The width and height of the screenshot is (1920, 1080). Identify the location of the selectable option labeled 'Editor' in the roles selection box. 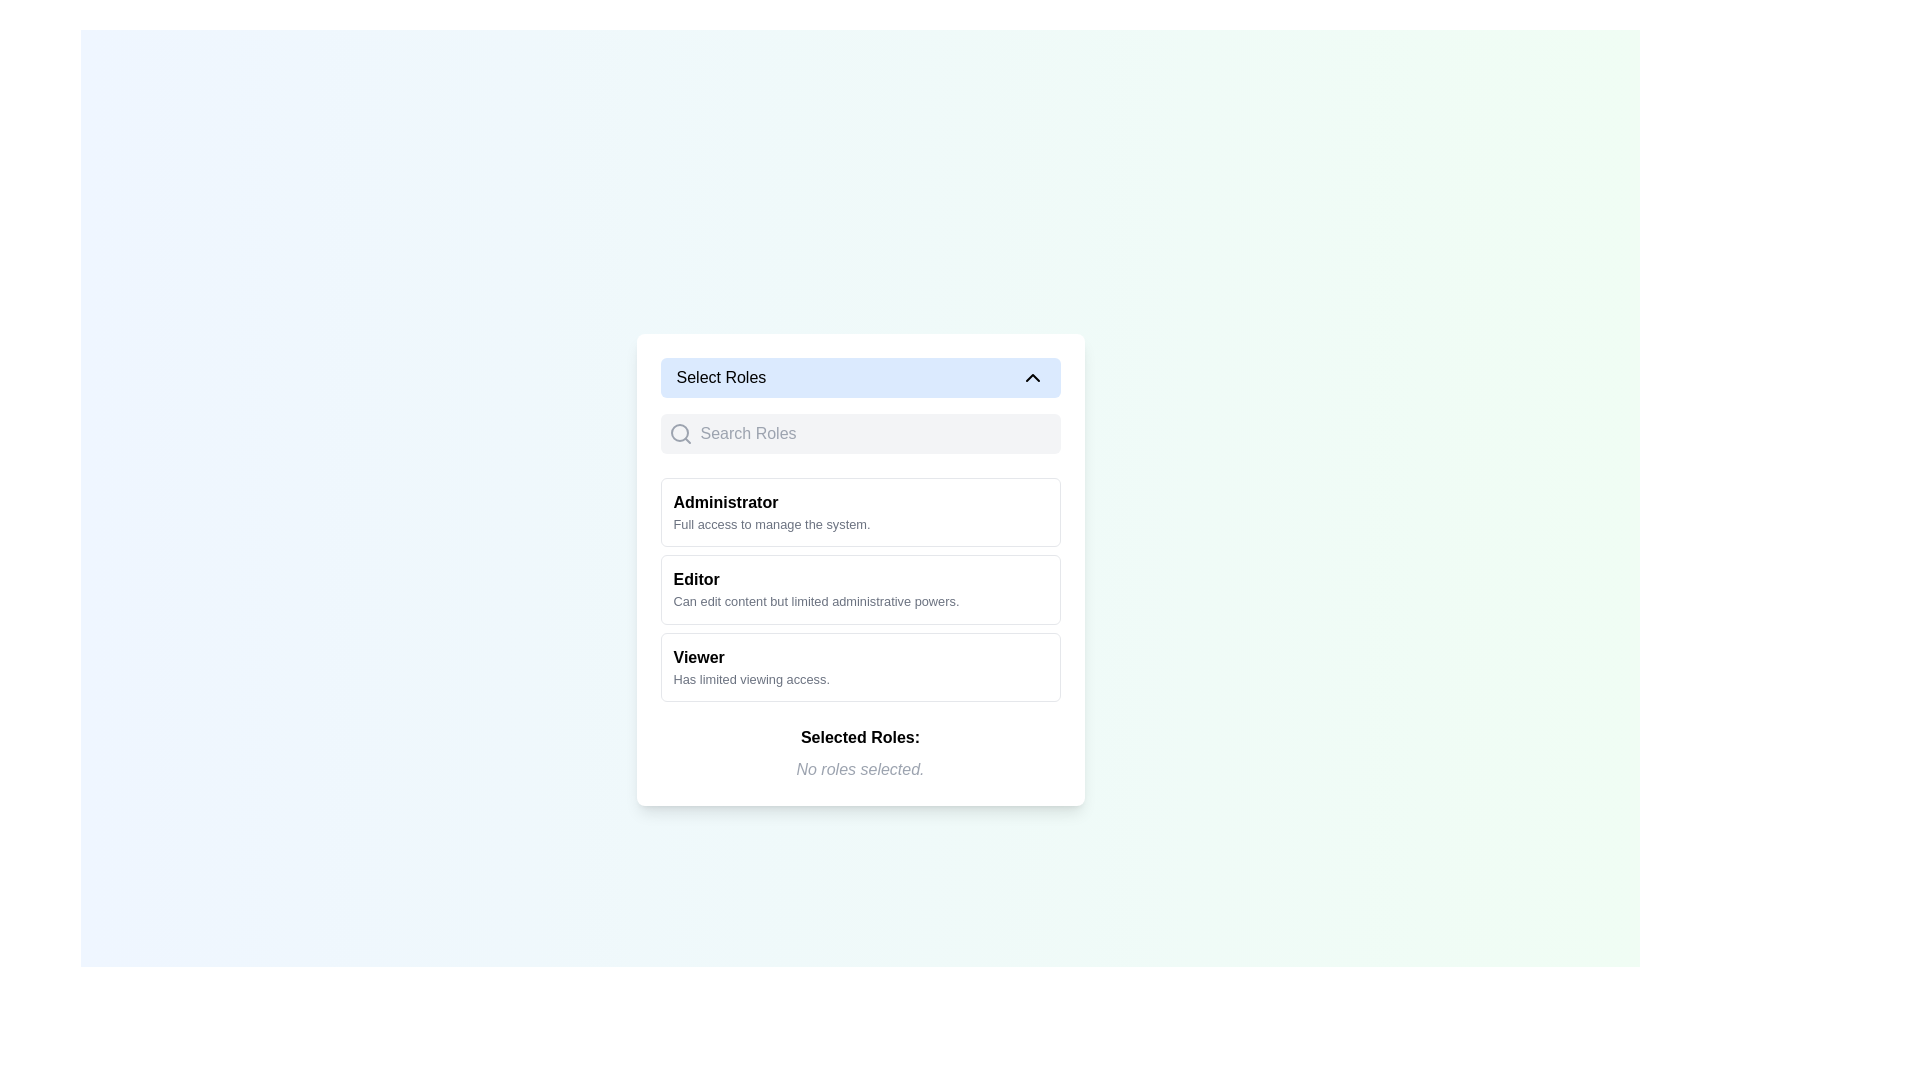
(860, 570).